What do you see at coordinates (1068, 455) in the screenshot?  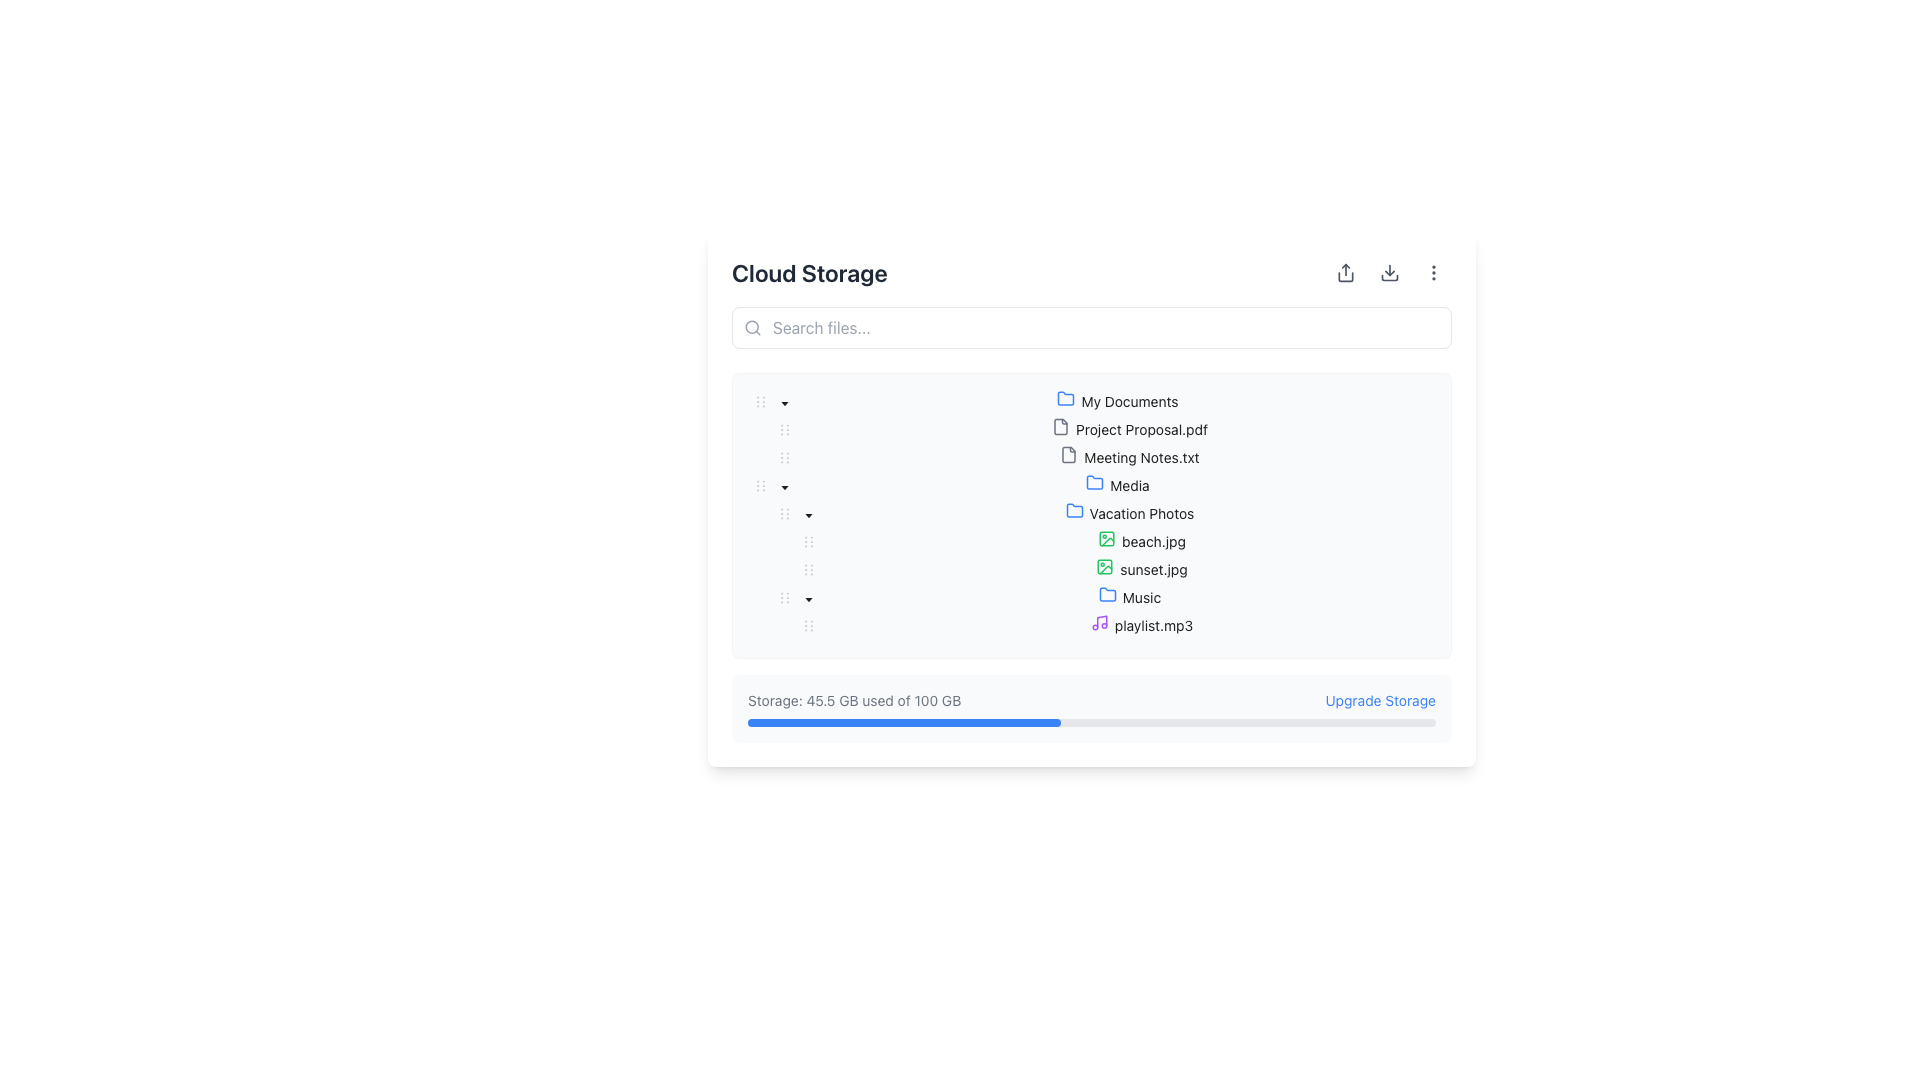 I see `the document icon, which features a folded corner and is positioned next to the label 'Meeting Notes.txt'` at bounding box center [1068, 455].